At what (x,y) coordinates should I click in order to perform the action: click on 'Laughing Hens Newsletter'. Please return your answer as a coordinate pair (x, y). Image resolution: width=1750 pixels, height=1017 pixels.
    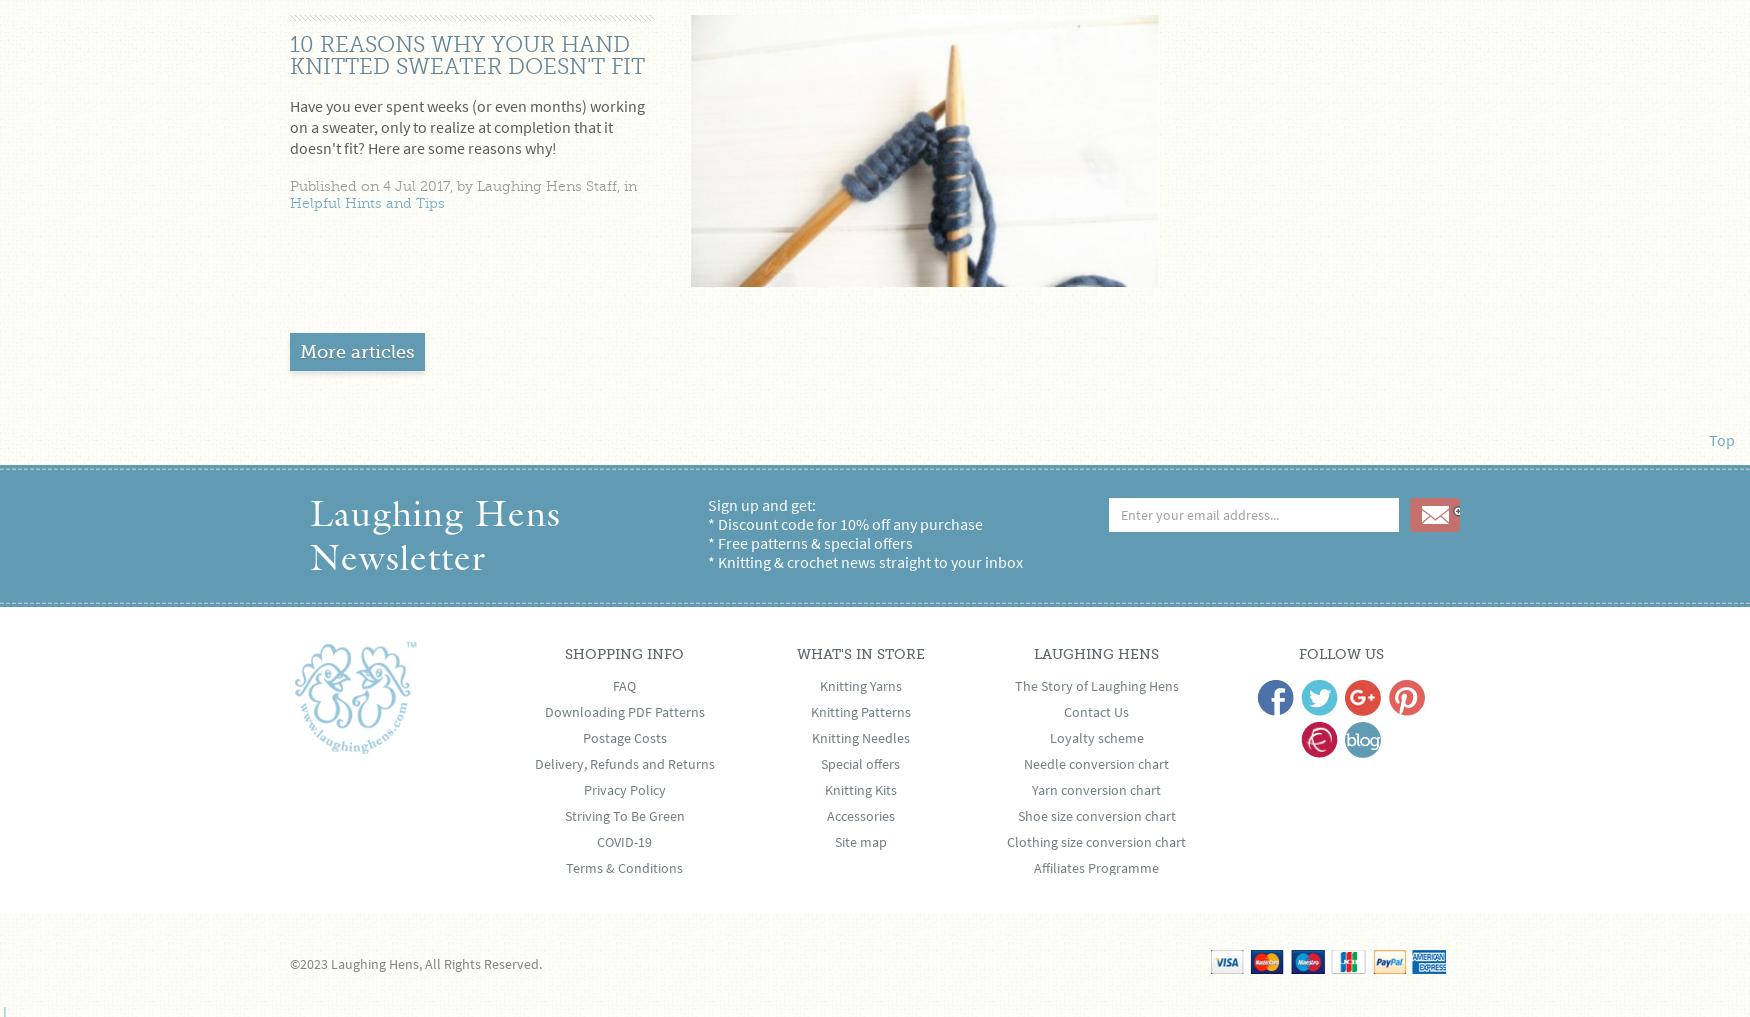
    Looking at the image, I should click on (433, 539).